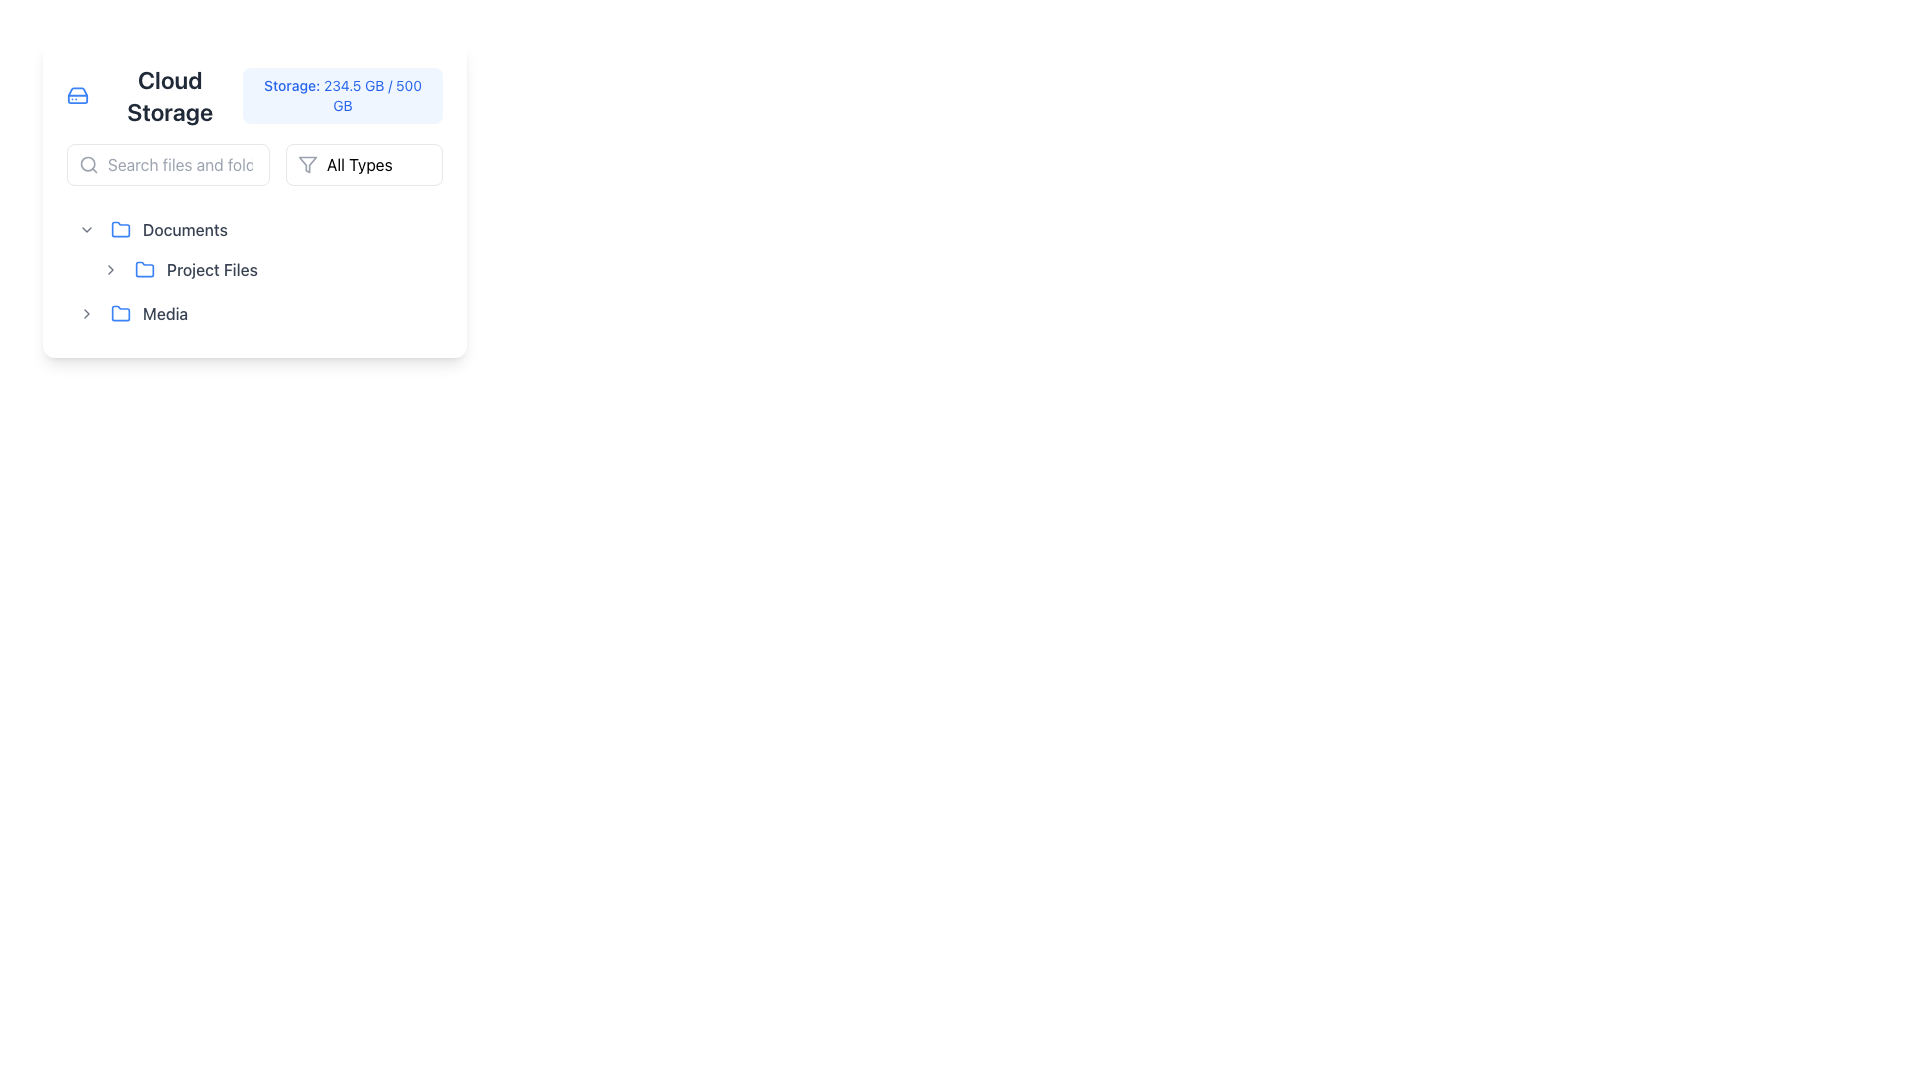 The width and height of the screenshot is (1920, 1080). I want to click on the triangular-shaped icon resembling a funnel, which is part of an SVG component located next to the 'All Types' button in the top-left panel of the interface, so click(306, 164).